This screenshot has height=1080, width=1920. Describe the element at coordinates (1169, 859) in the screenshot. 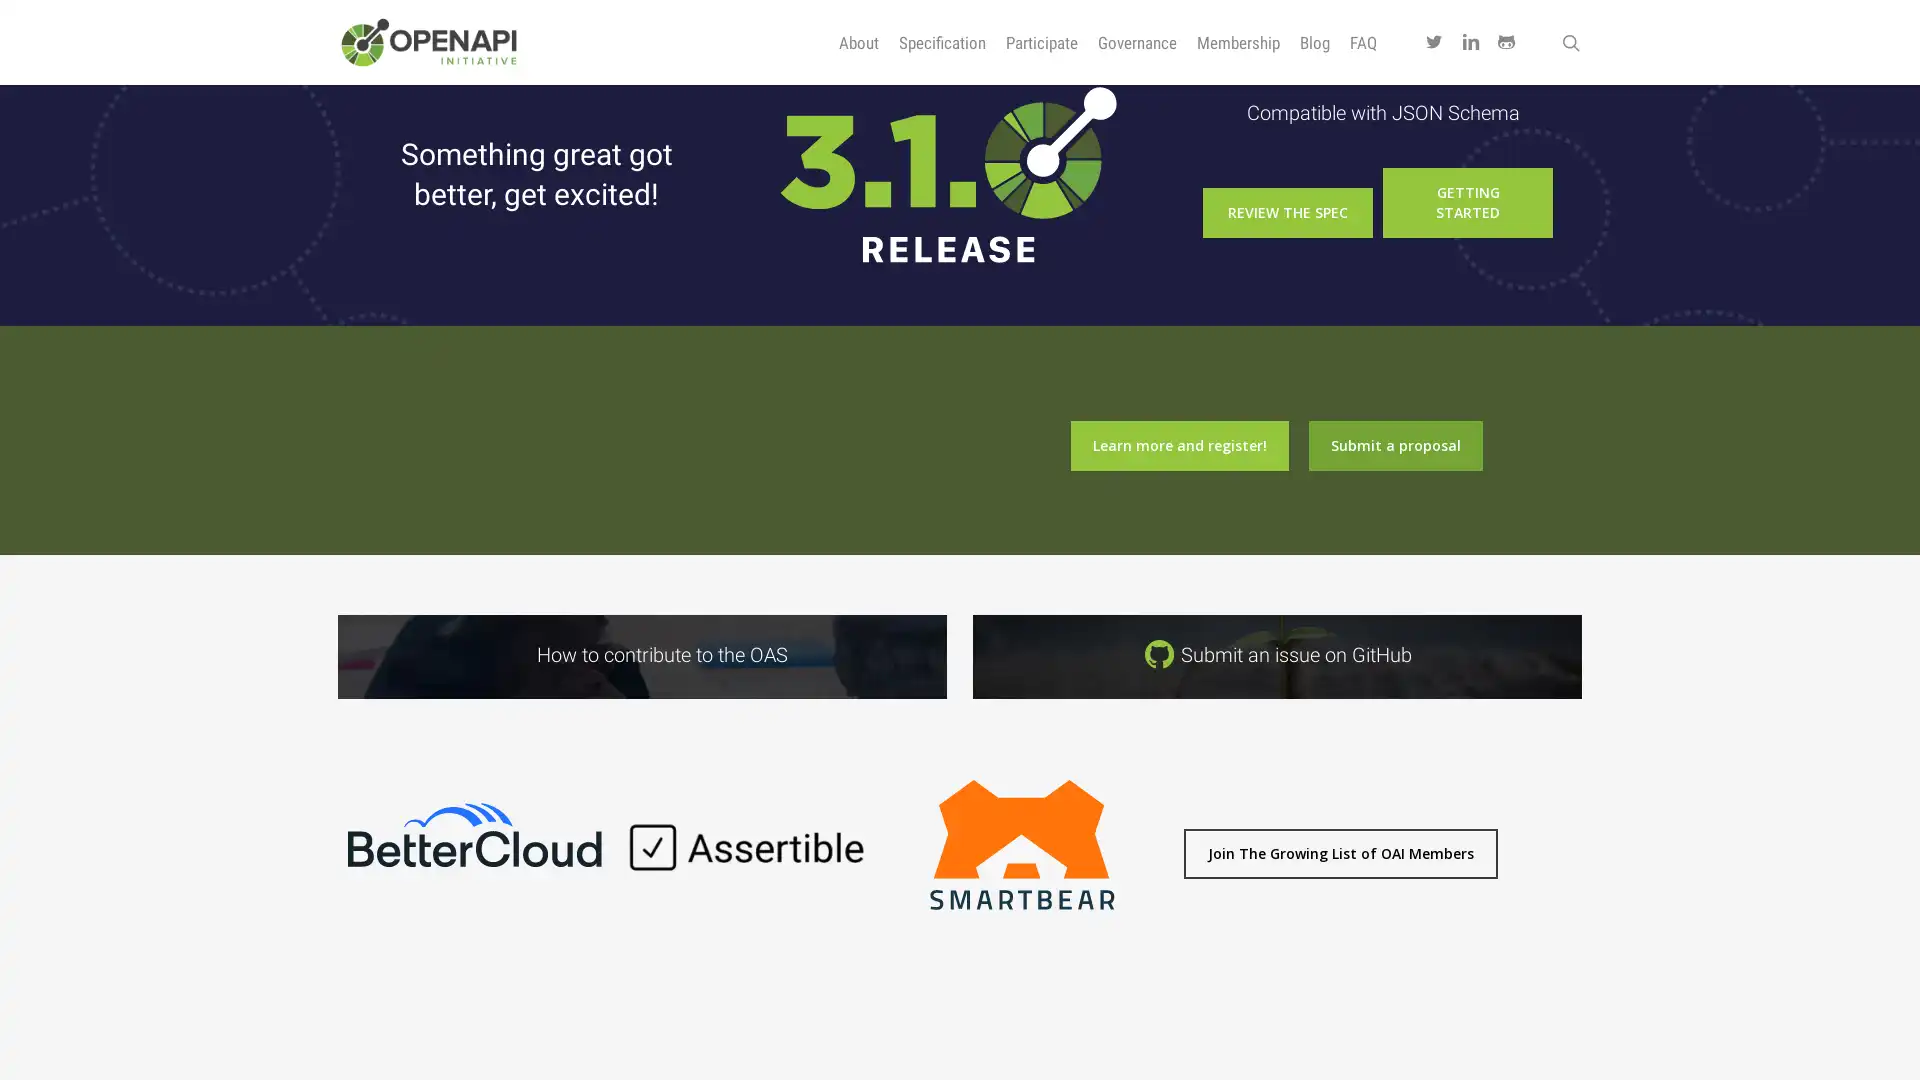

I see `Next` at that location.